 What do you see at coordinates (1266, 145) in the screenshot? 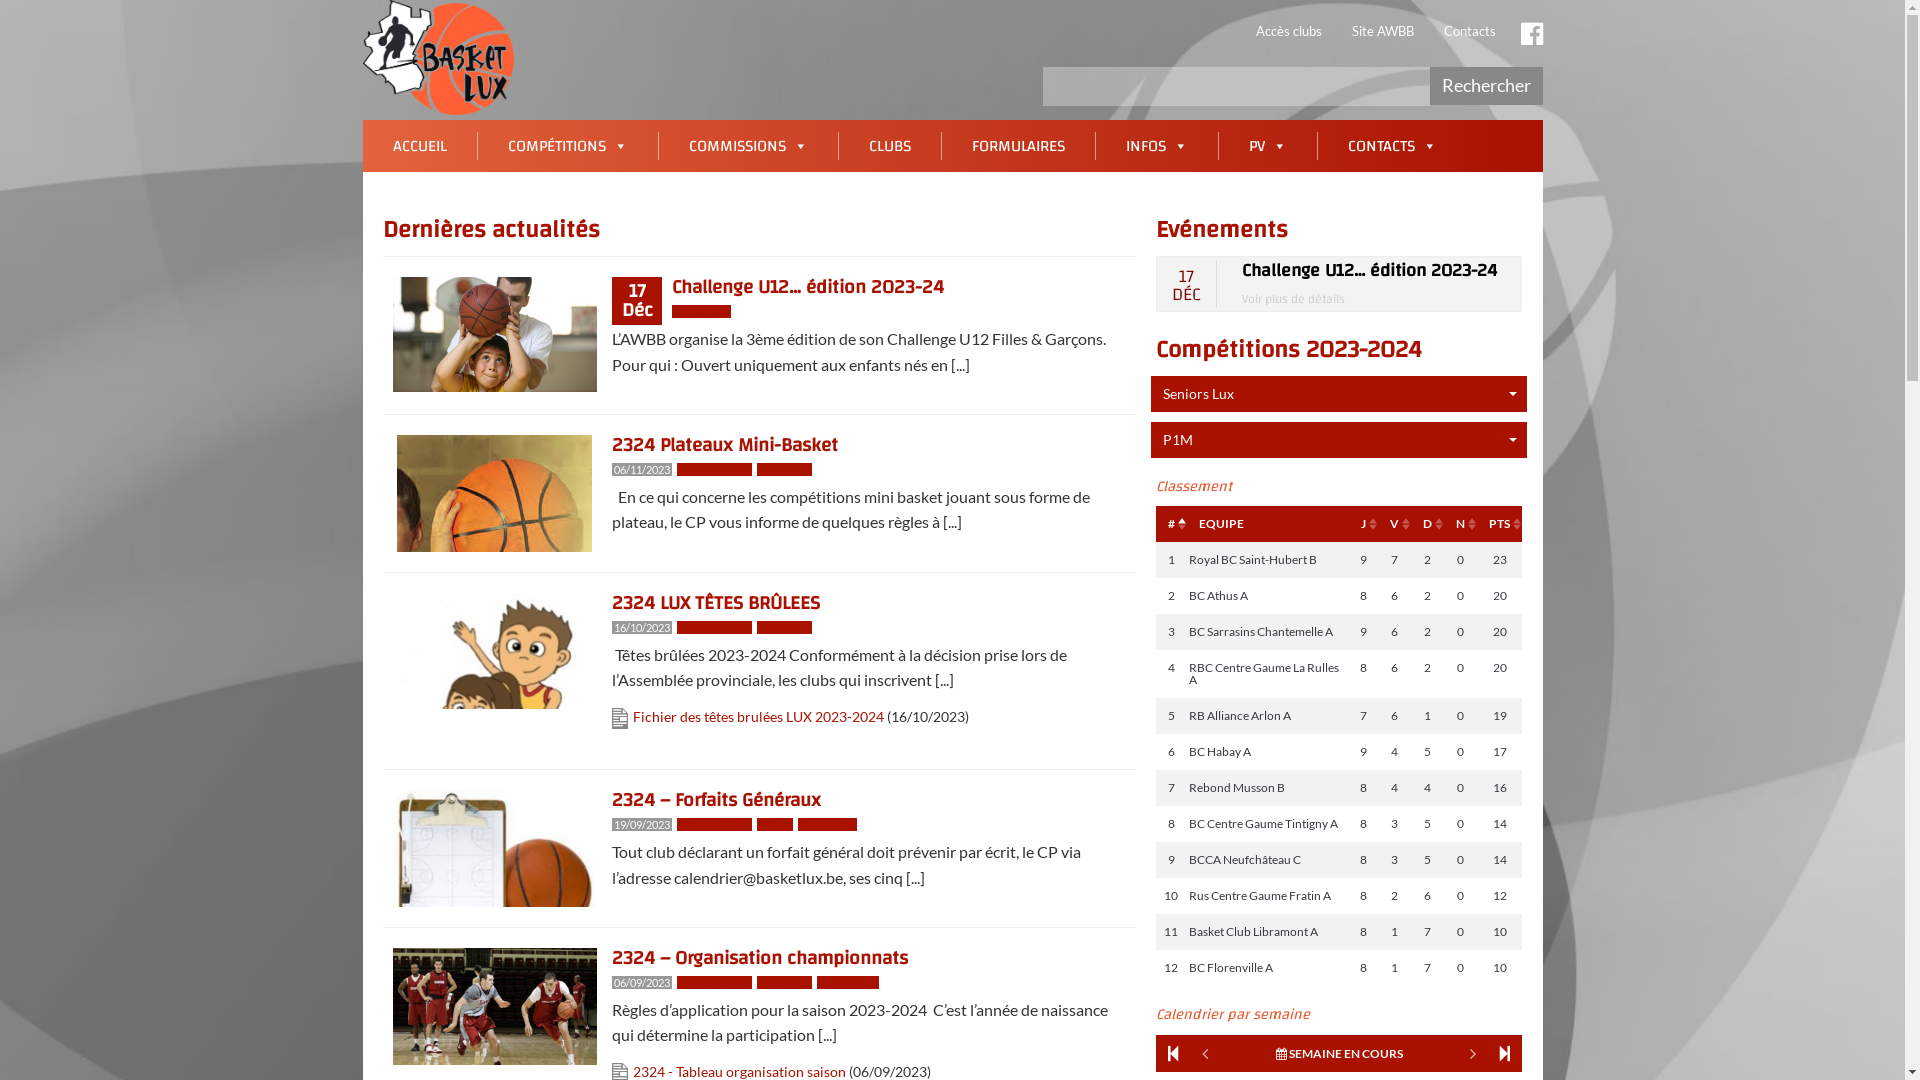
I see `'PV'` at bounding box center [1266, 145].